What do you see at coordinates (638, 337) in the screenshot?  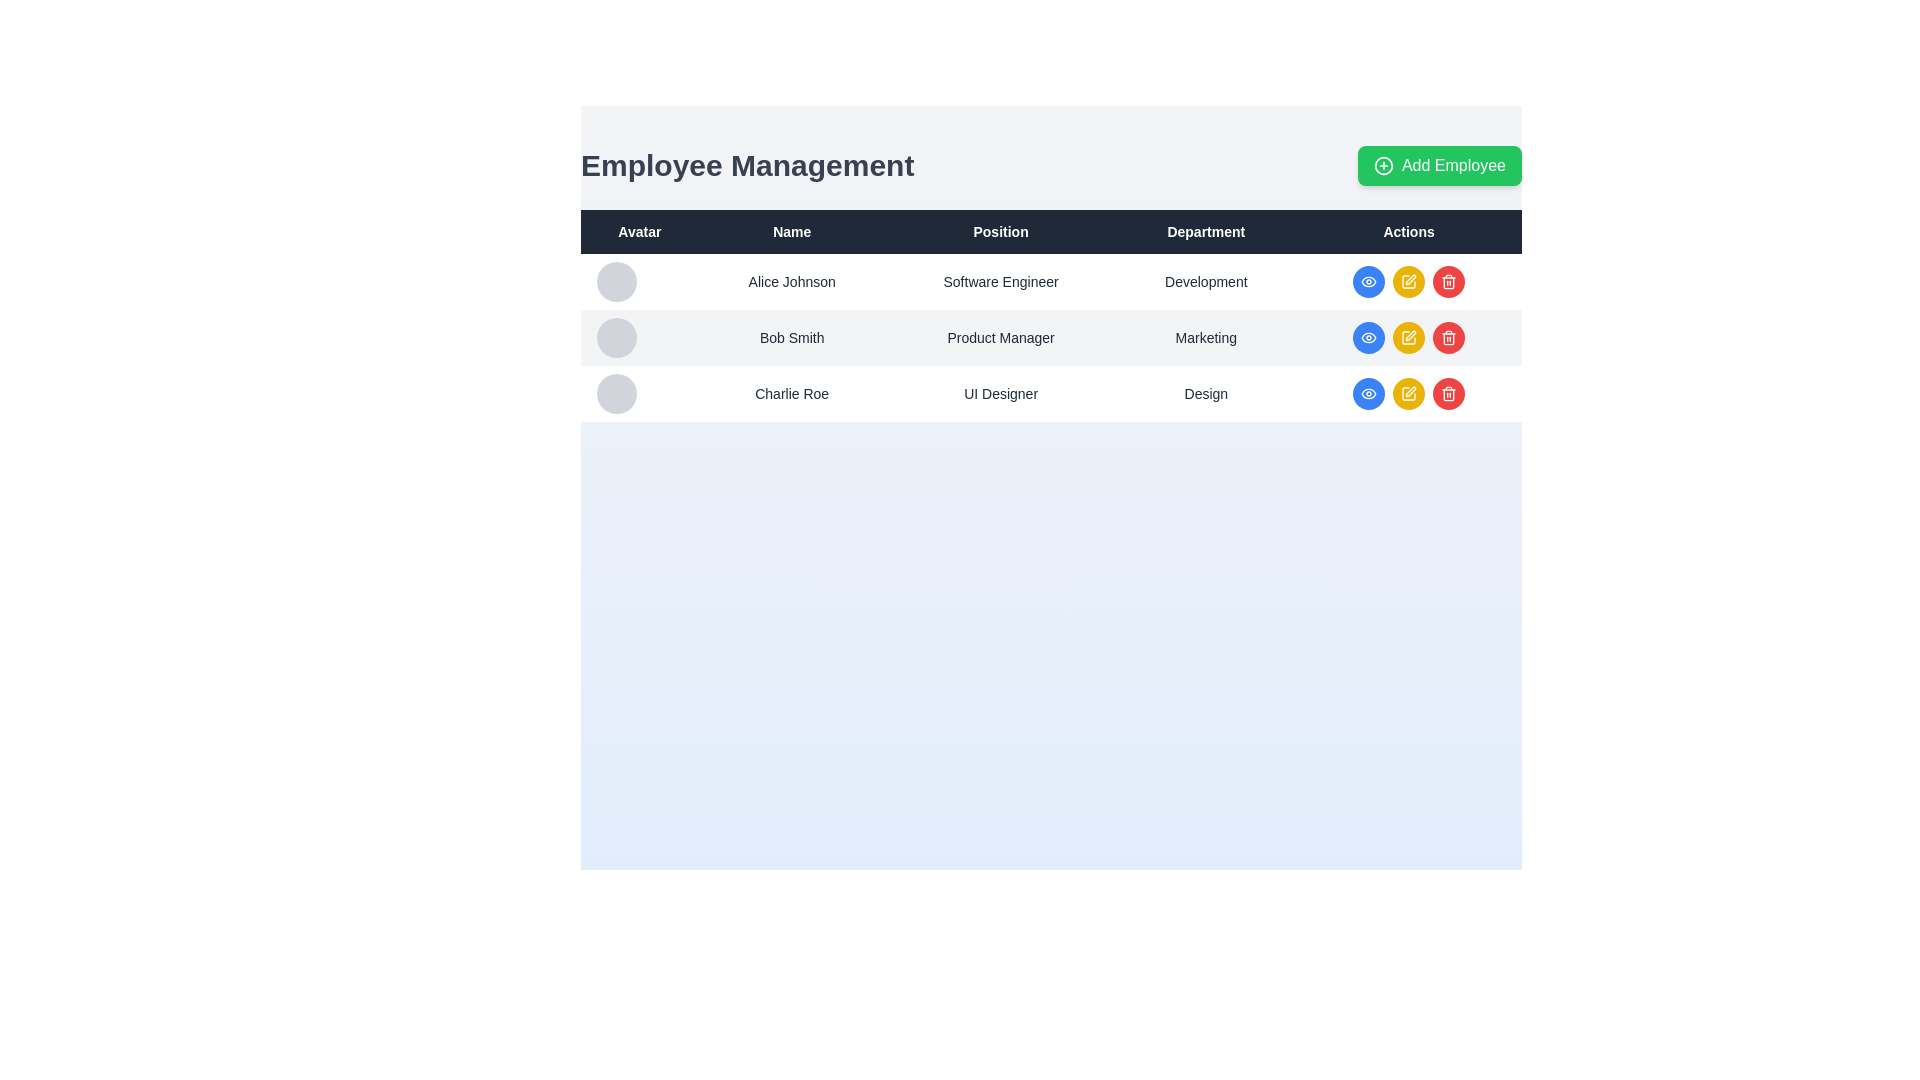 I see `the avatar placeholder for 'Bob Smith' located in the second row of the table under the 'Avatar' column for modification` at bounding box center [638, 337].